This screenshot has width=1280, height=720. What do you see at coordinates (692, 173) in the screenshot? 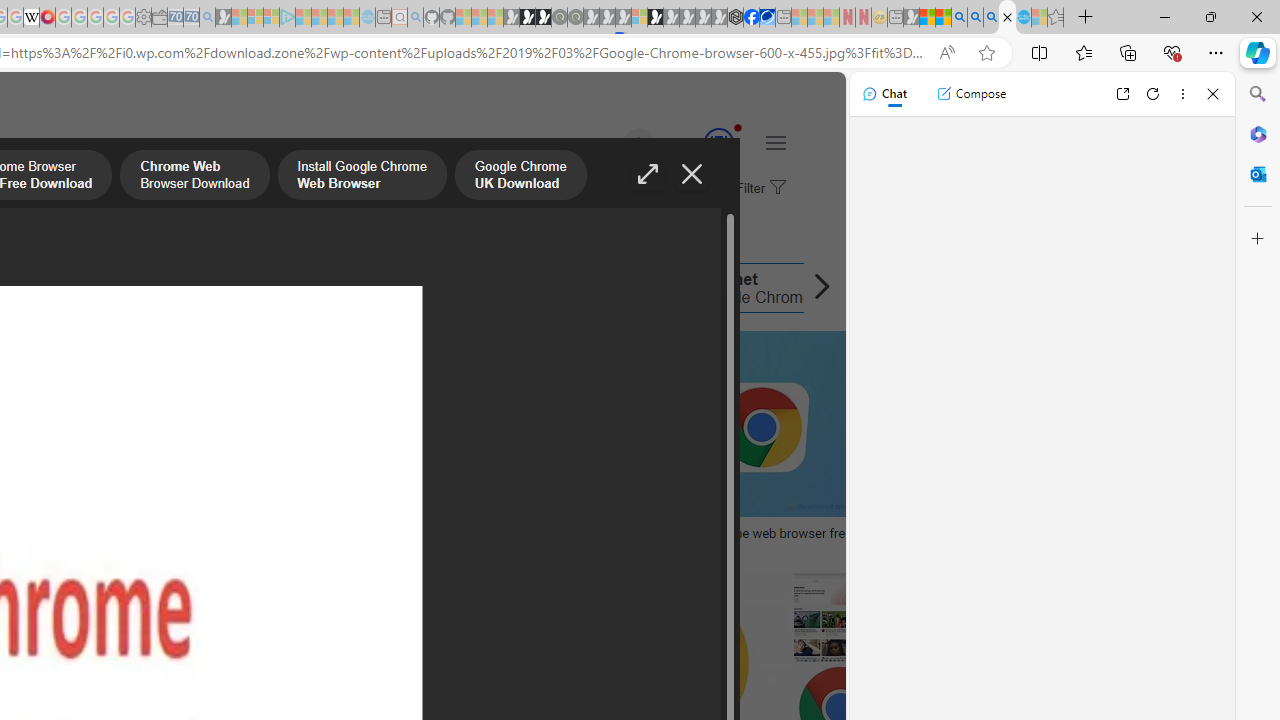
I see `'Close image'` at bounding box center [692, 173].